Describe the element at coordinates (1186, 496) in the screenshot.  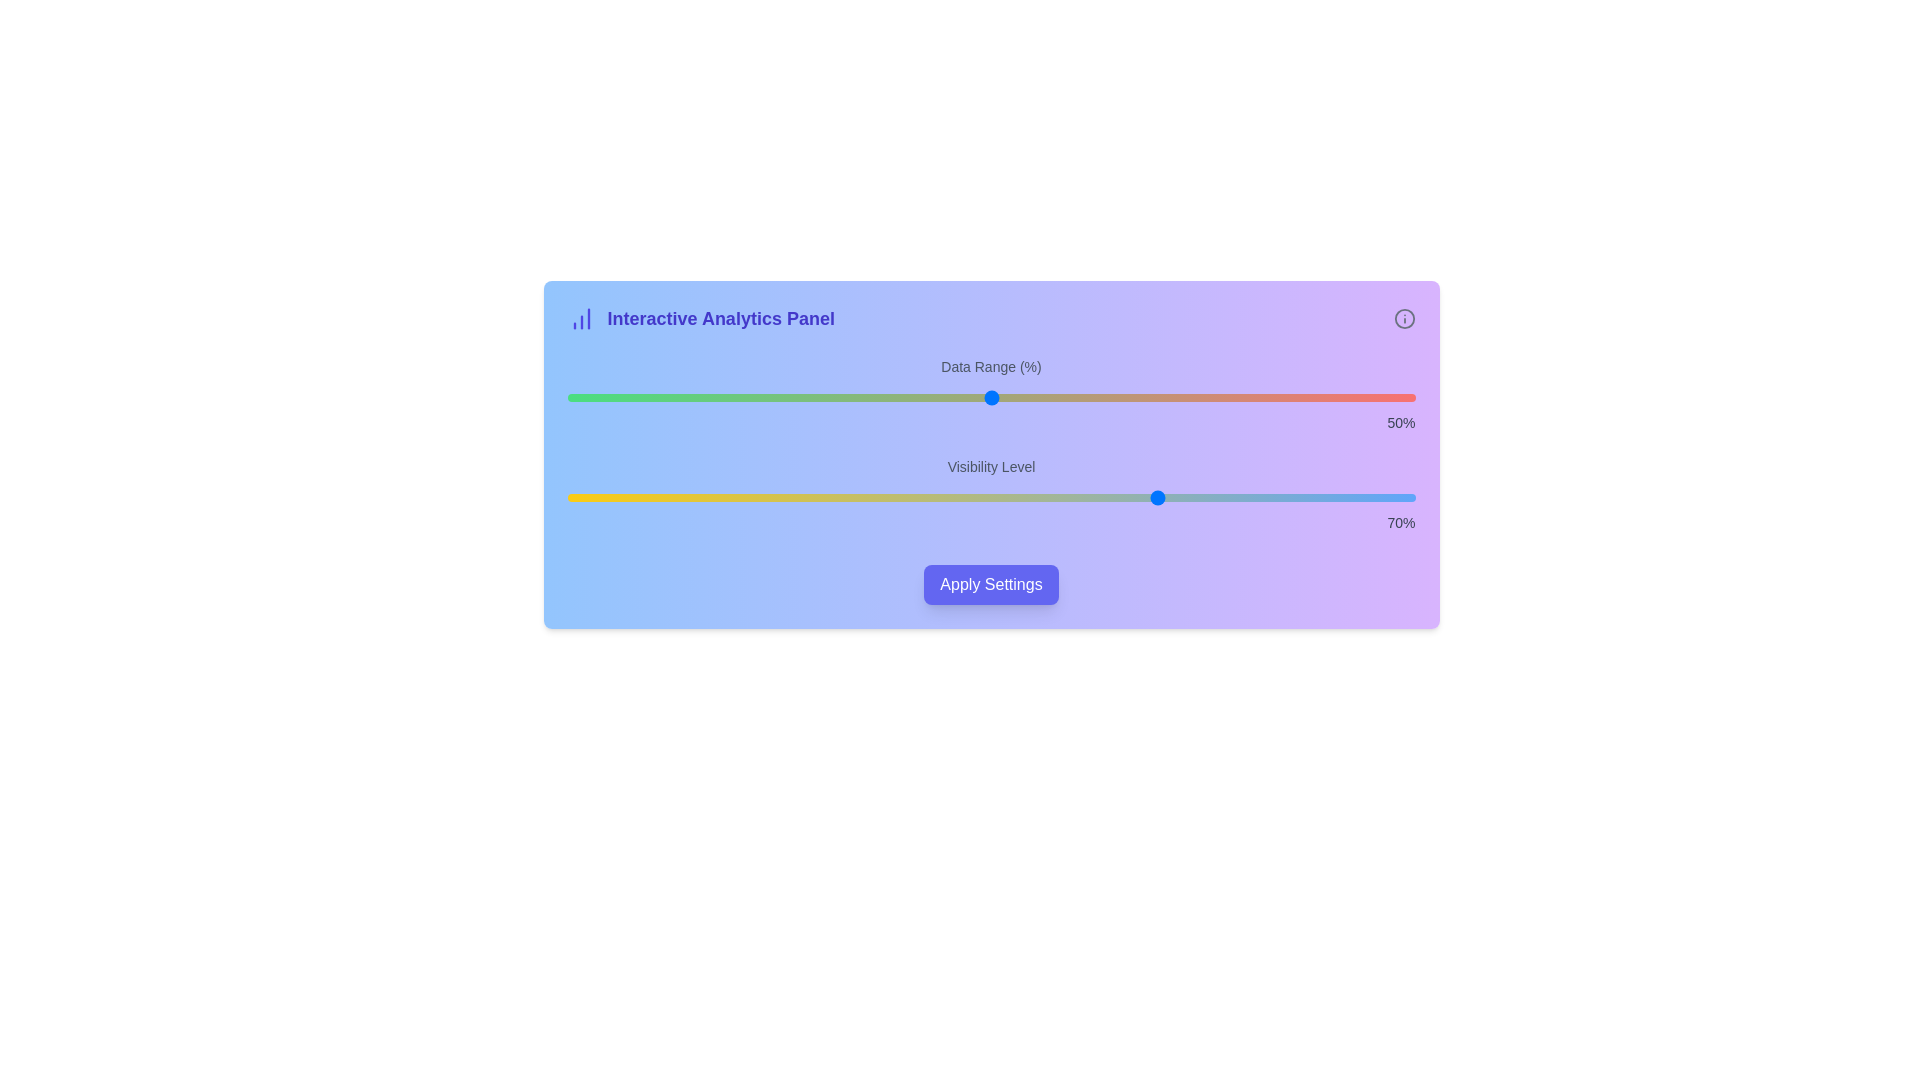
I see `the 'Visibility Level' slider to set its value to 73%` at that location.